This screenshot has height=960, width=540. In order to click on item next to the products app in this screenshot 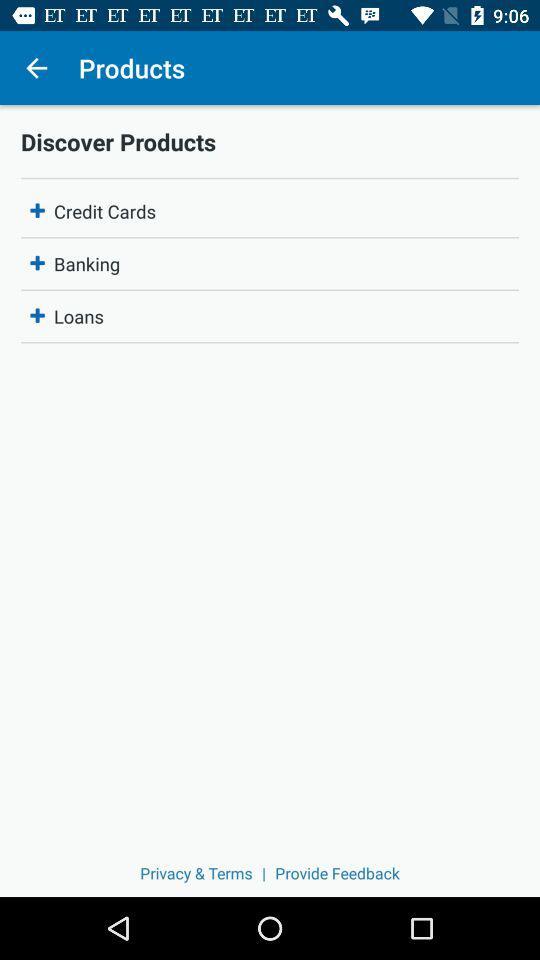, I will do `click(36, 68)`.